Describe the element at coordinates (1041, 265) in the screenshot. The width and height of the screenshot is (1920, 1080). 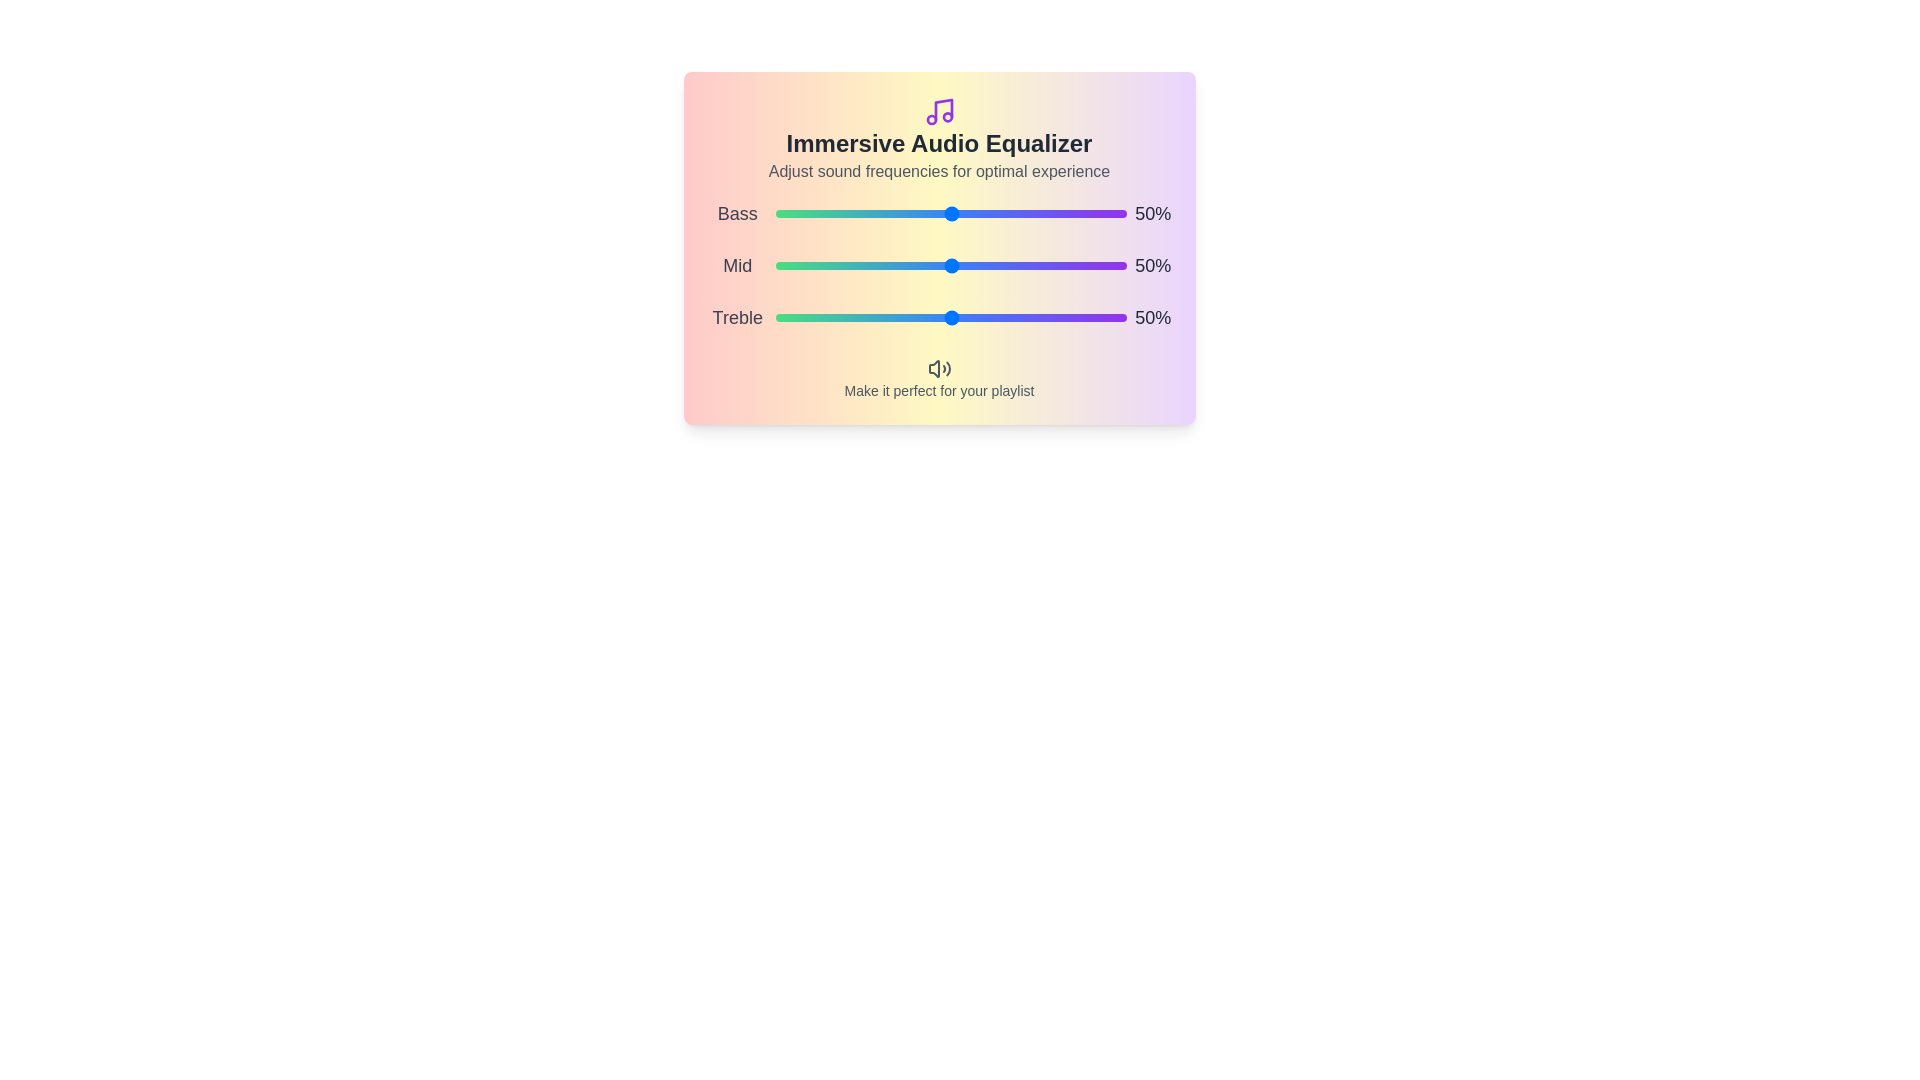
I see `the 1 slider to 52%` at that location.